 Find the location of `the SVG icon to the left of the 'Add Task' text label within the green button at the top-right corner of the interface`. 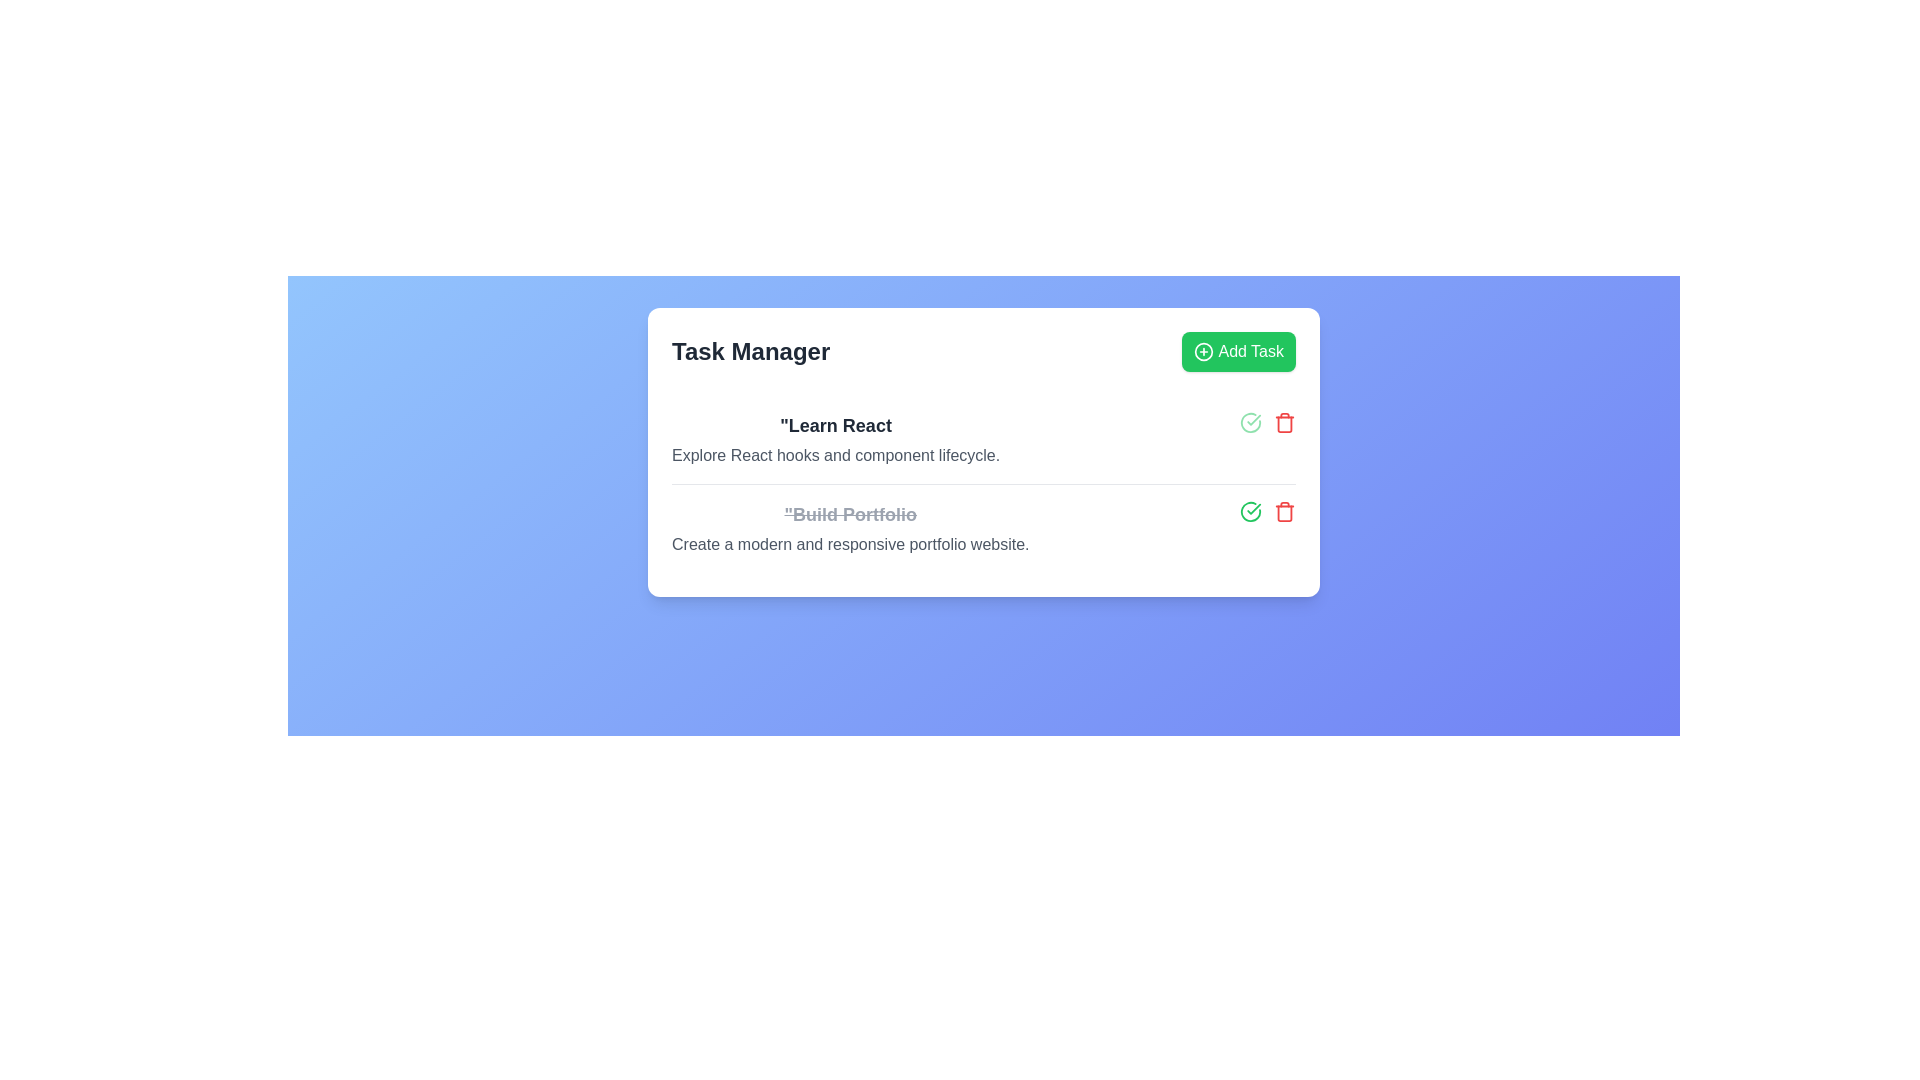

the SVG icon to the left of the 'Add Task' text label within the green button at the top-right corner of the interface is located at coordinates (1203, 350).